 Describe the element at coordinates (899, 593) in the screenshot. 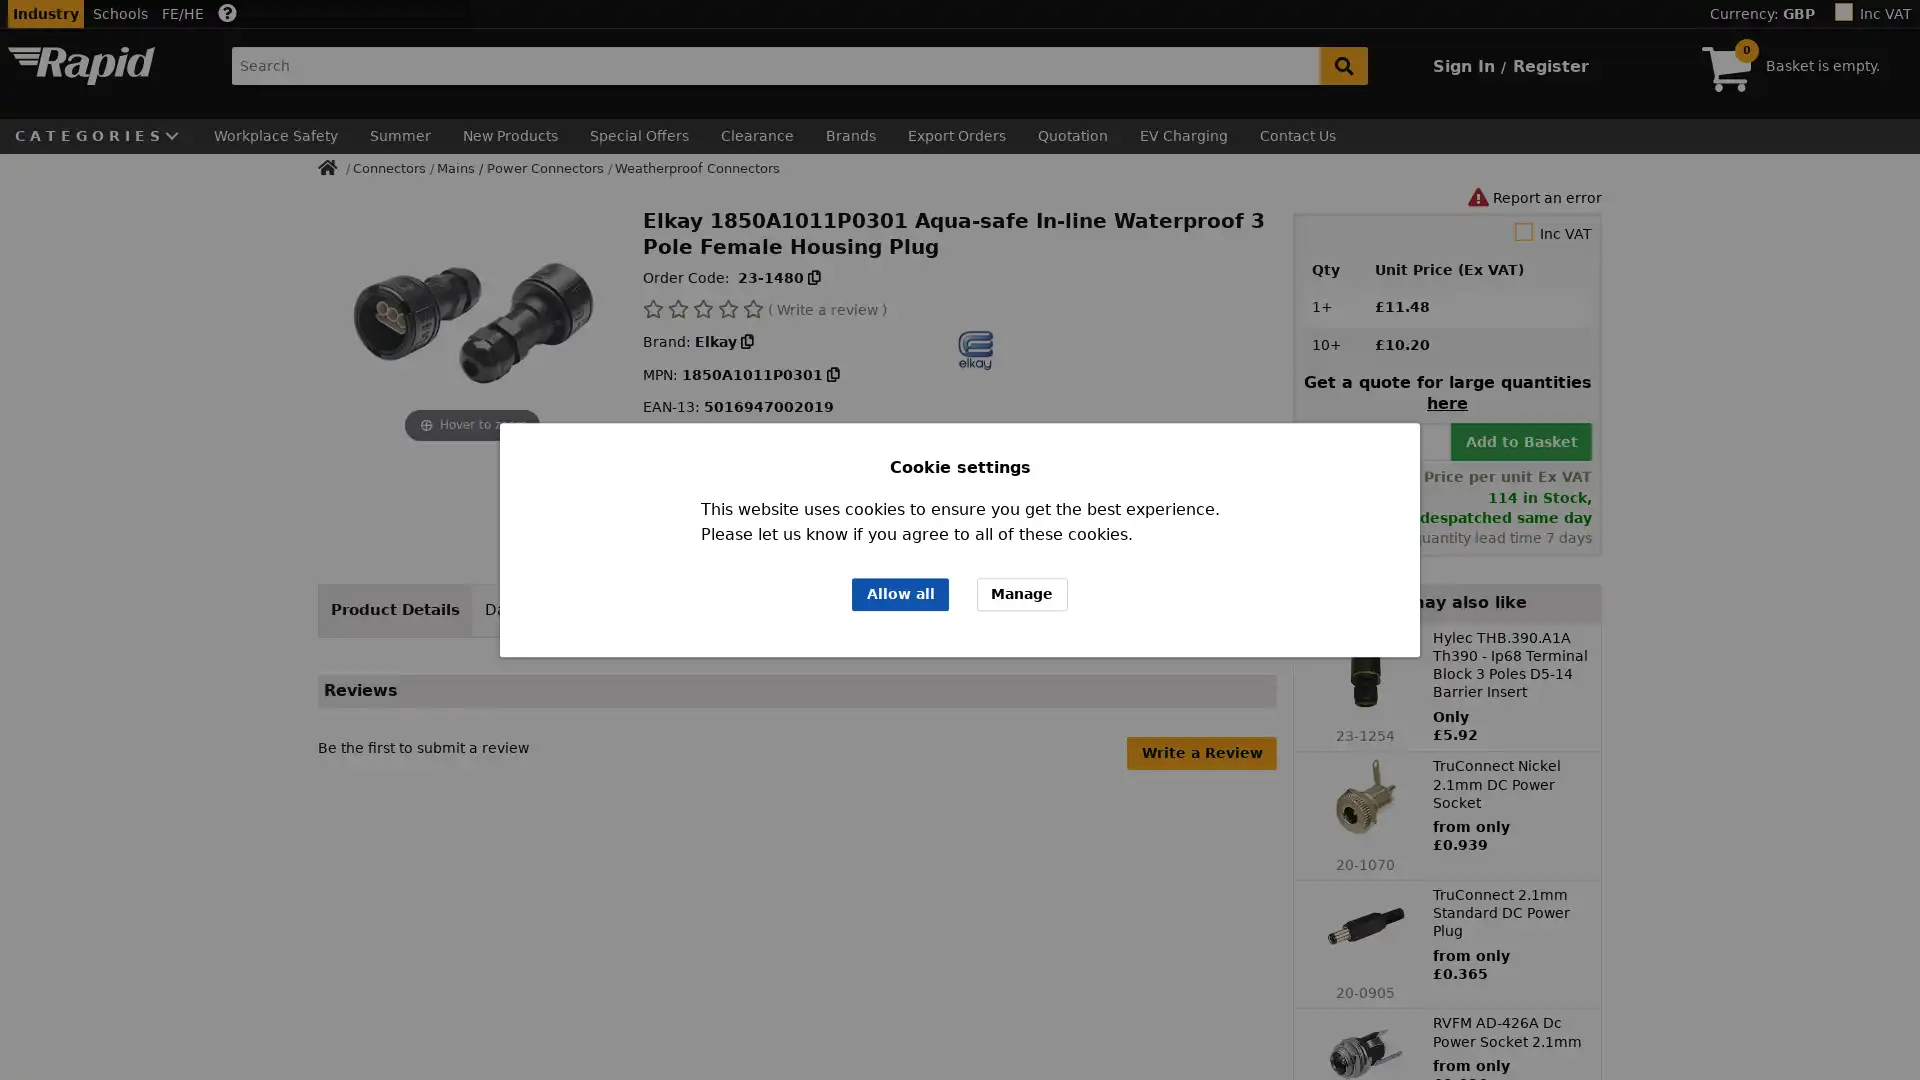

I see `Allow all` at that location.